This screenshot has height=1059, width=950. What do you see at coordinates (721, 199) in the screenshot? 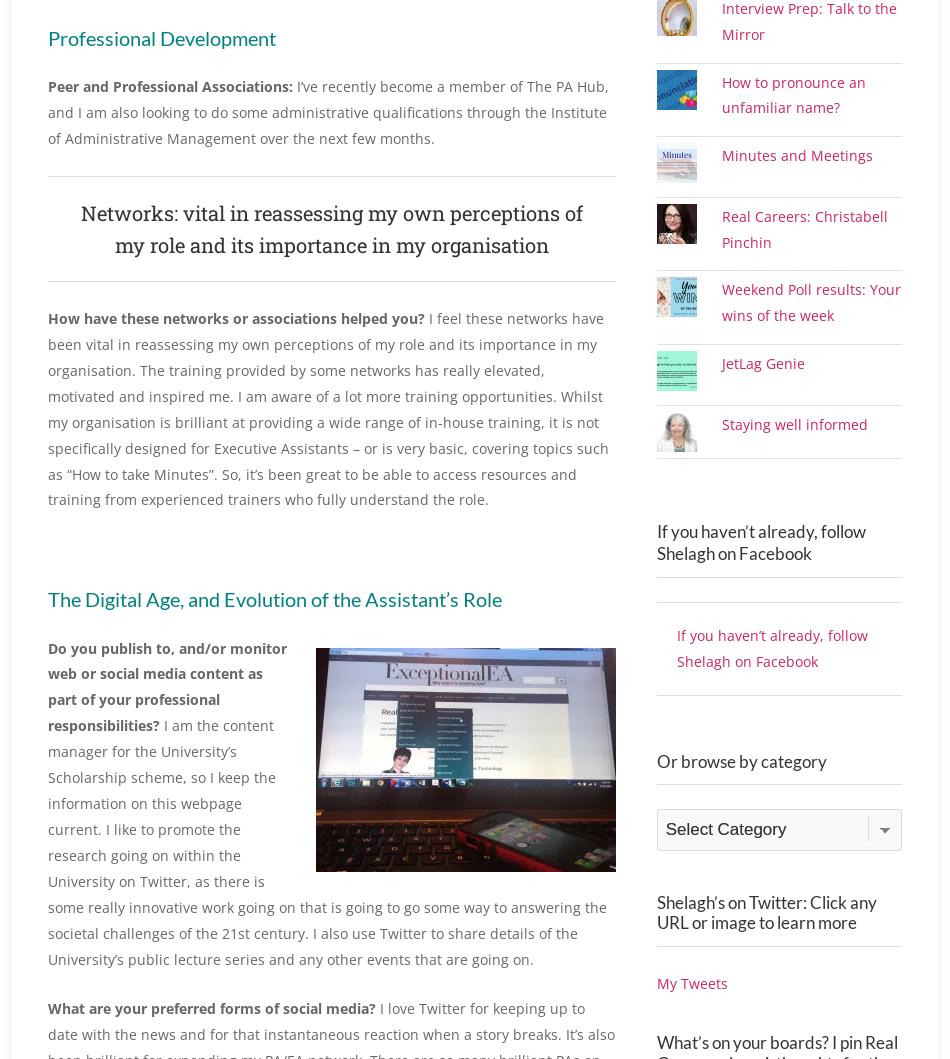
I see `'Minutes and Meetings'` at bounding box center [721, 199].